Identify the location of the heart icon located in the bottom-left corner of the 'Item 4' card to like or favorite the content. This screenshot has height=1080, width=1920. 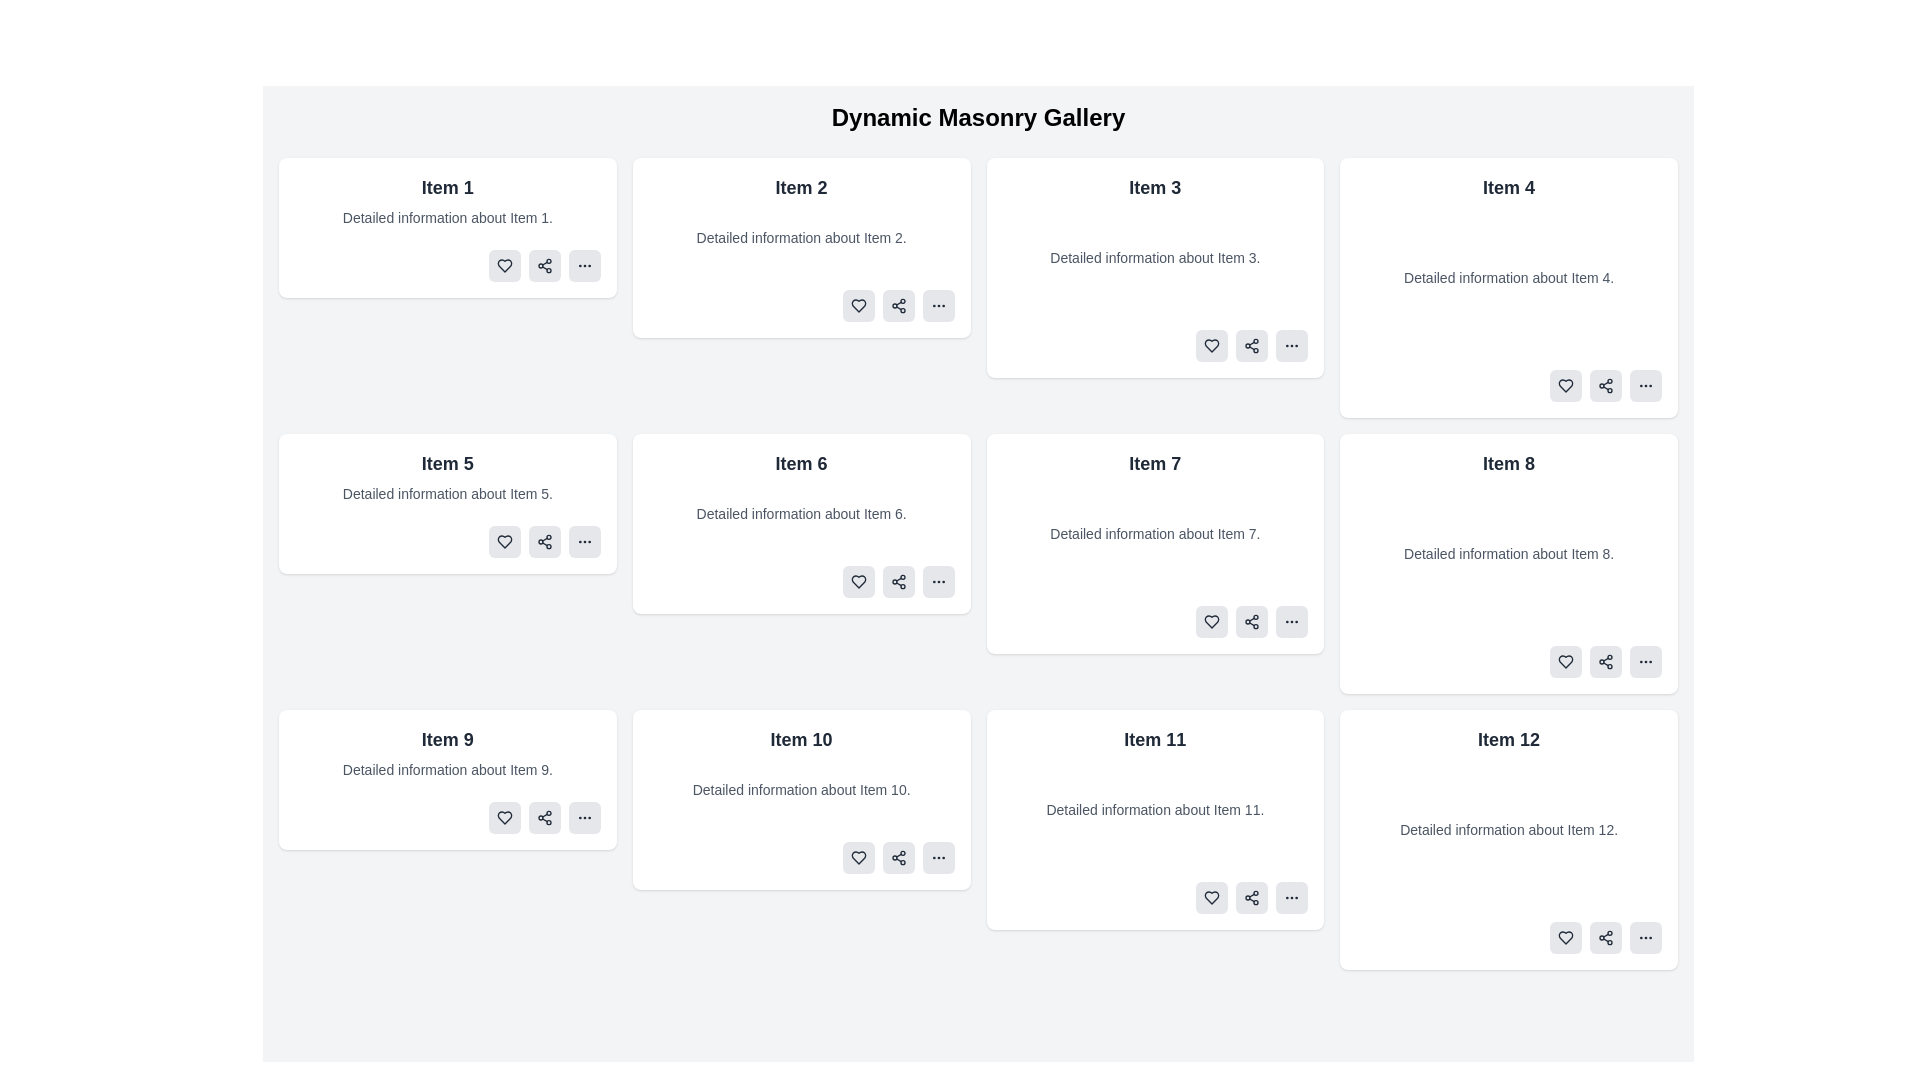
(1564, 385).